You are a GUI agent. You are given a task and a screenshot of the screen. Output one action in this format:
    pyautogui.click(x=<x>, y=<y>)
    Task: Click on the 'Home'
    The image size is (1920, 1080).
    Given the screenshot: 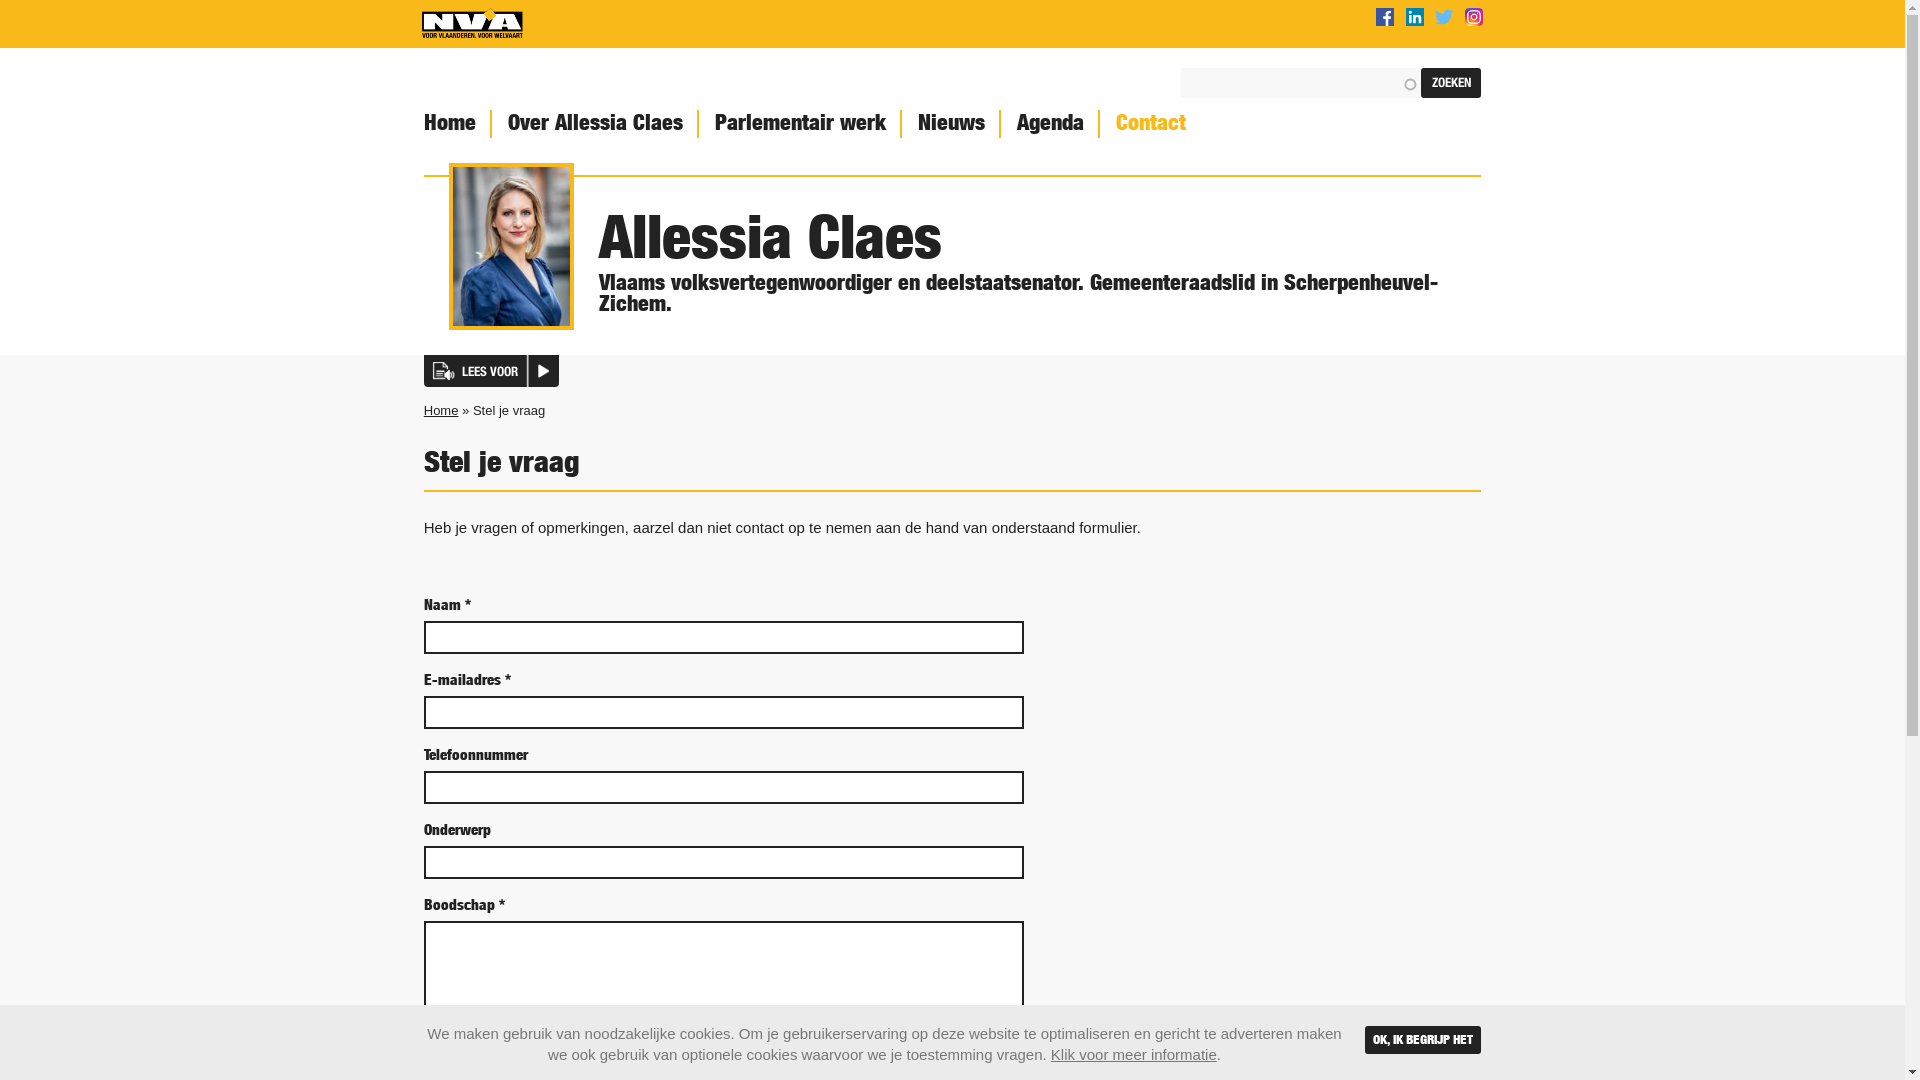 What is the action you would take?
    pyautogui.click(x=440, y=408)
    